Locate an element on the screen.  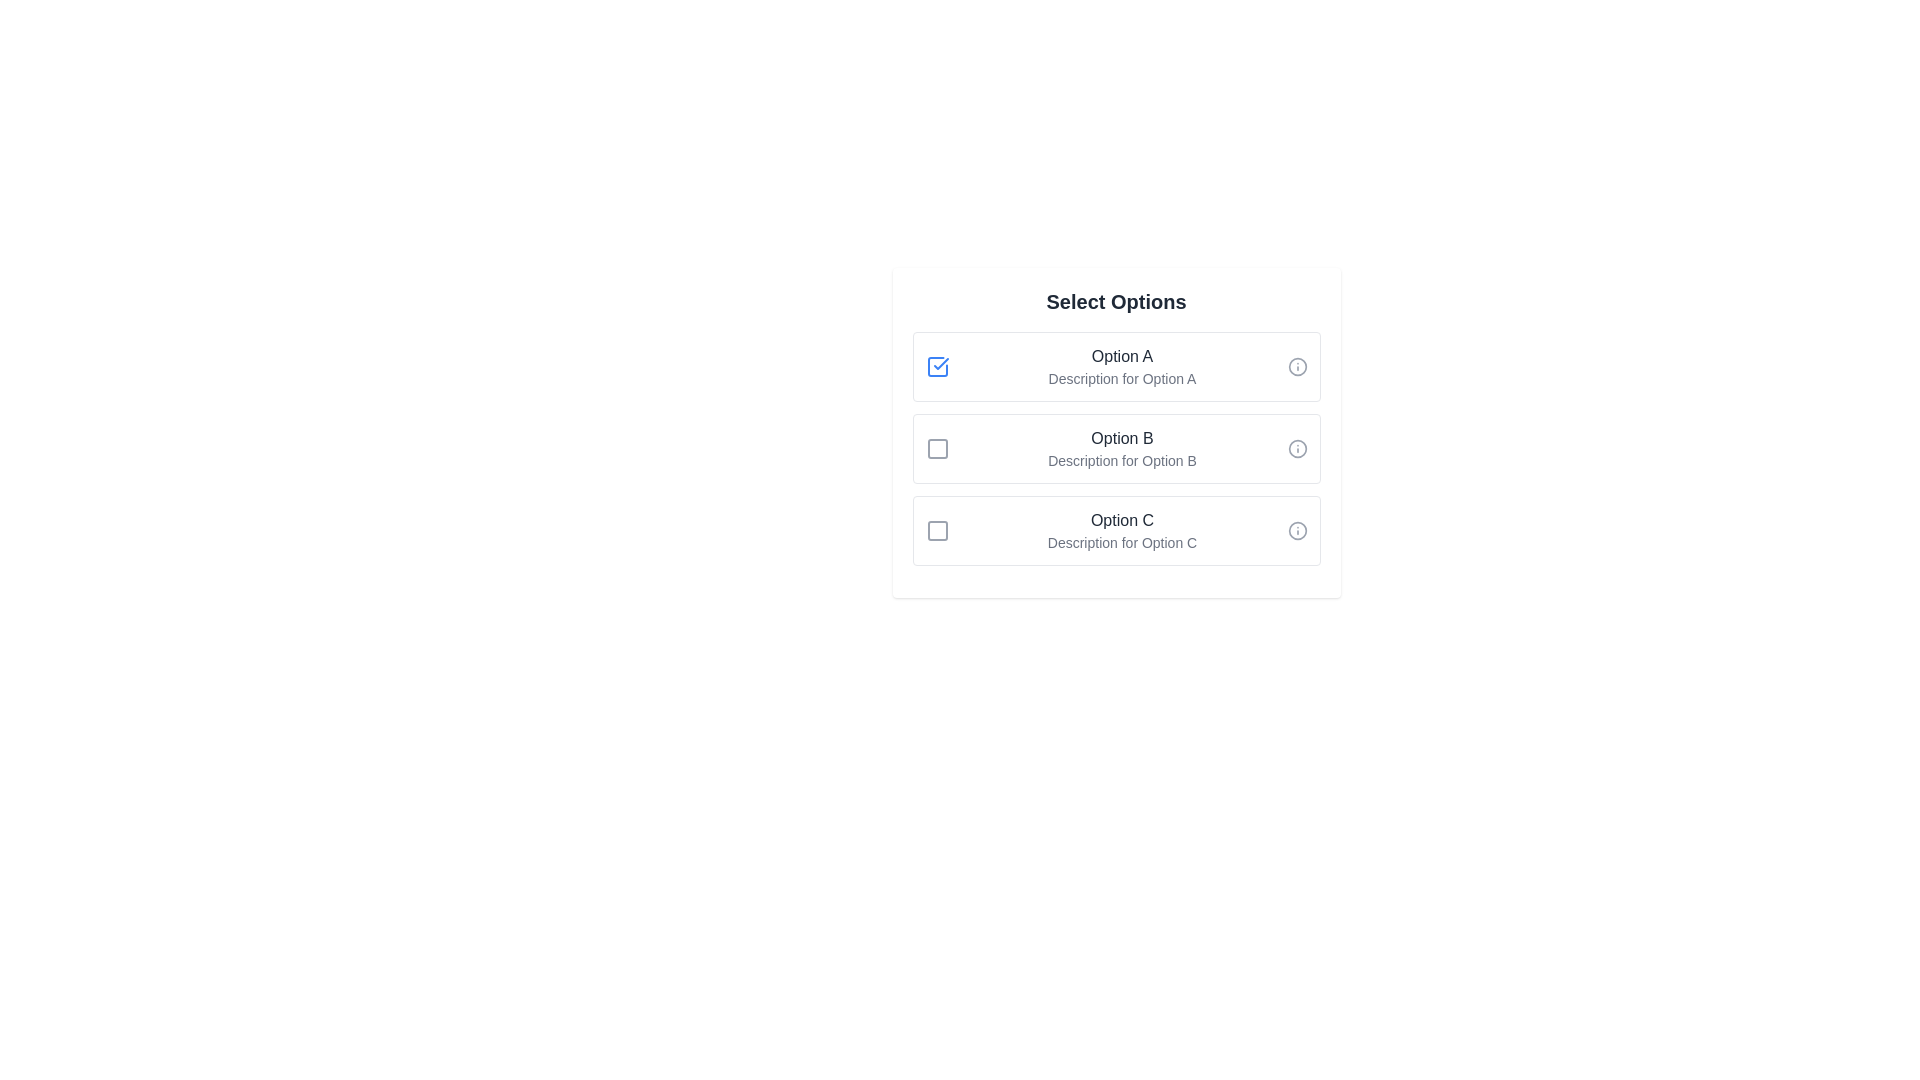
the checkbox corresponding to Option C is located at coordinates (936, 530).